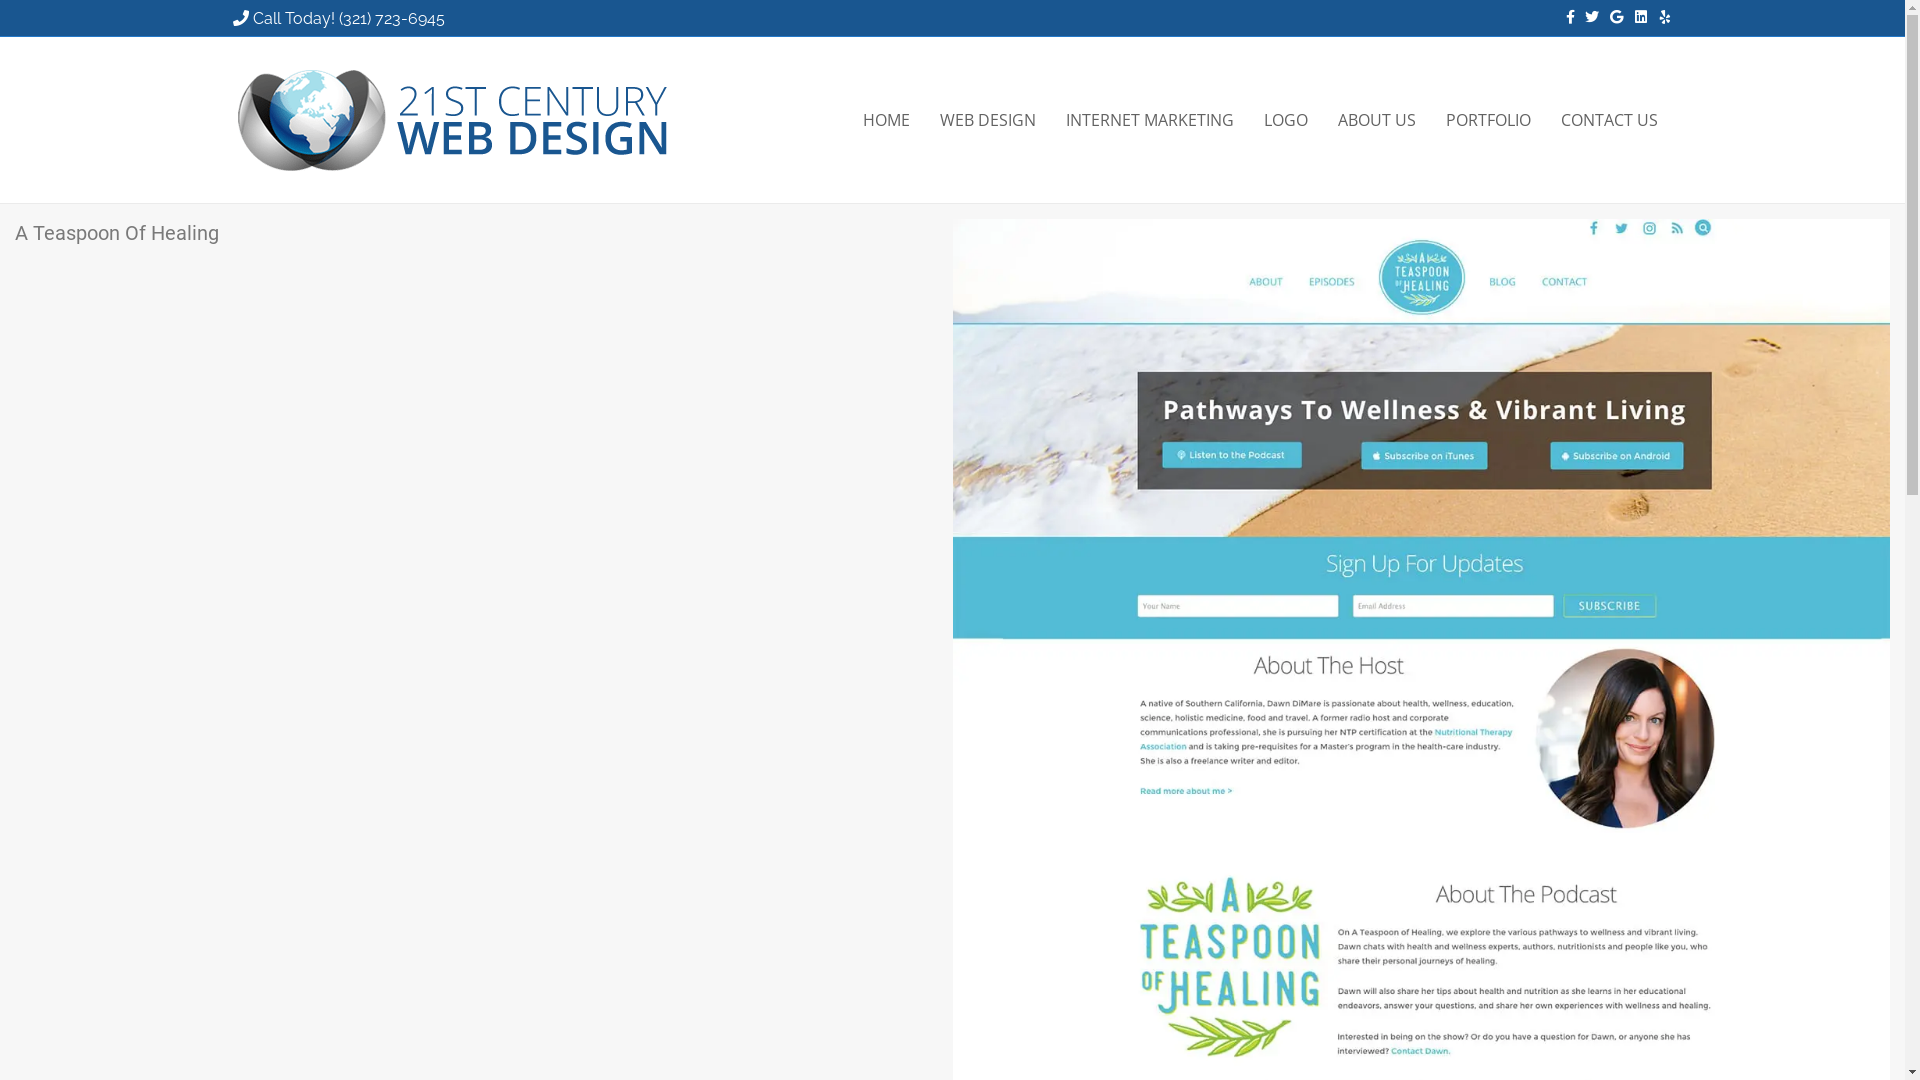 This screenshot has height=1080, width=1920. What do you see at coordinates (1049, 119) in the screenshot?
I see `'INTERNET MARKETING'` at bounding box center [1049, 119].